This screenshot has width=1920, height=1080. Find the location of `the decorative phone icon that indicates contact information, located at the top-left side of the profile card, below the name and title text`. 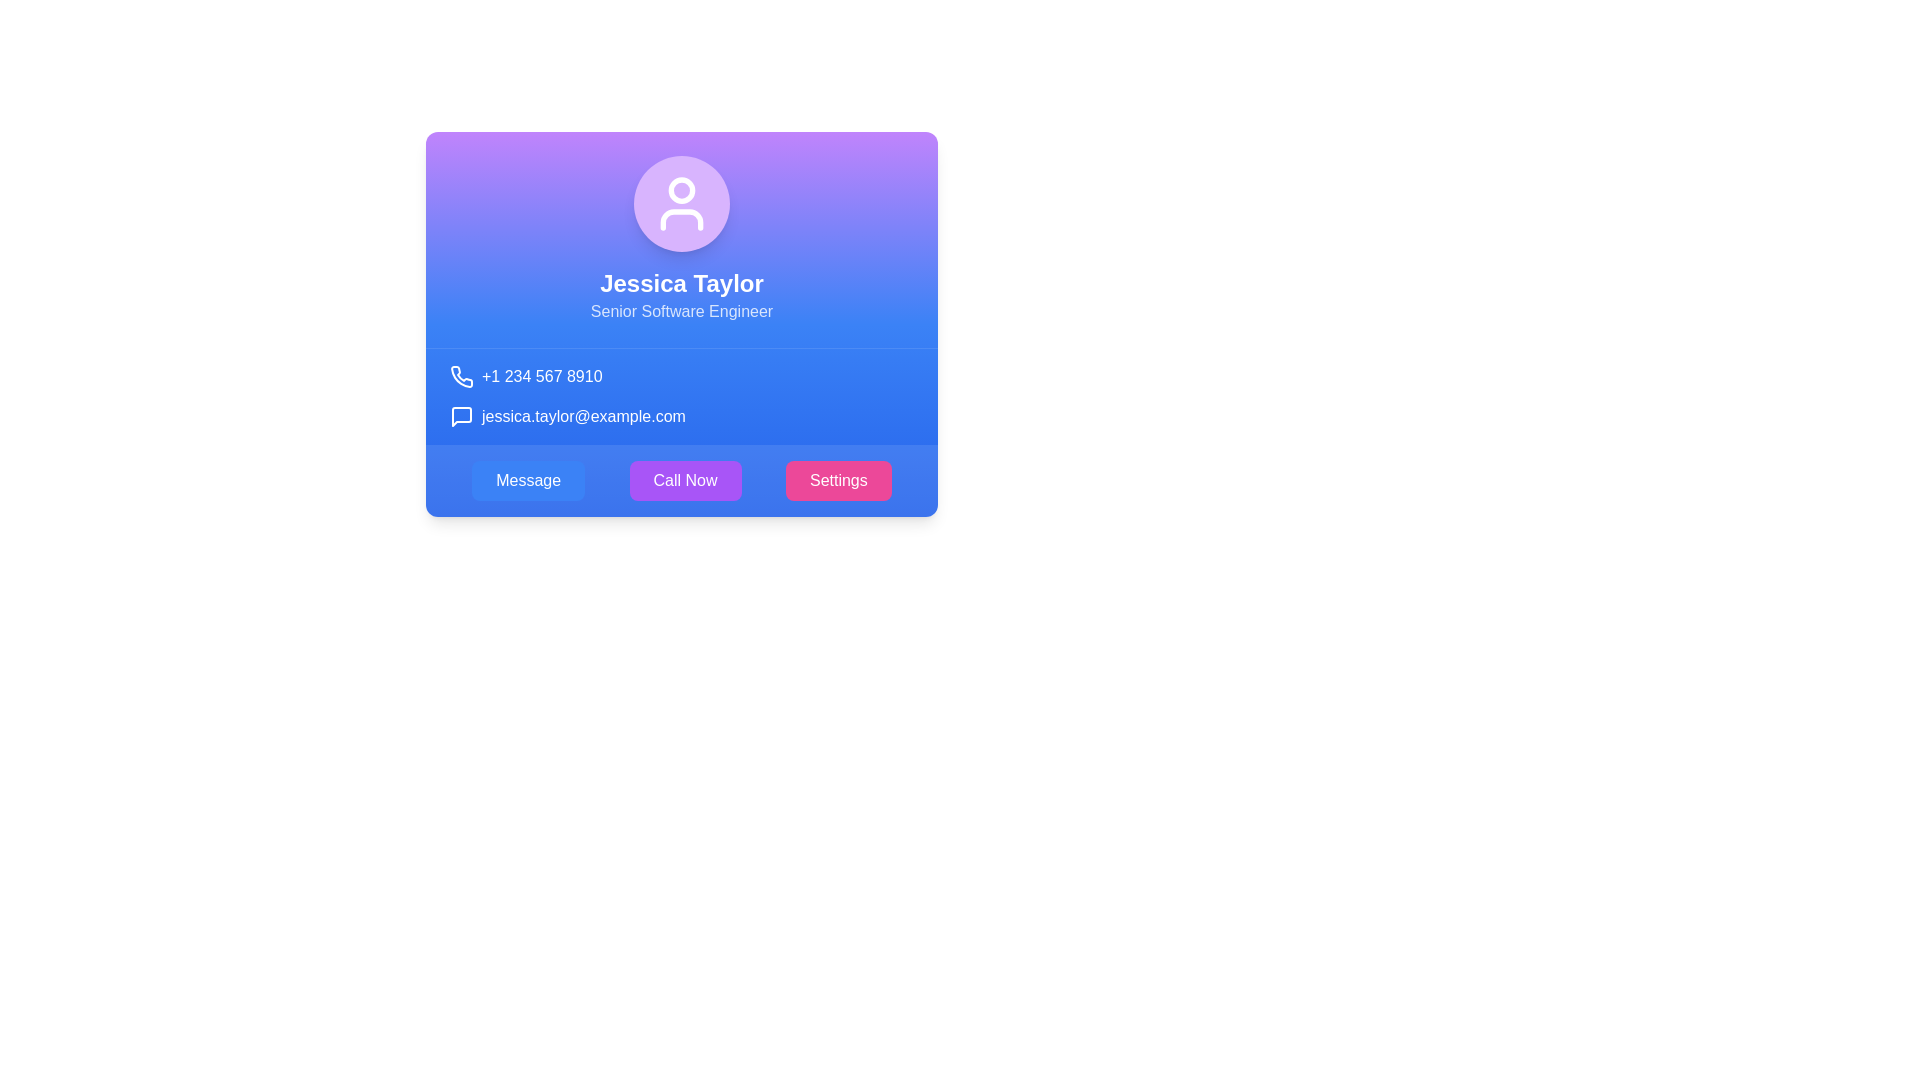

the decorative phone icon that indicates contact information, located at the top-left side of the profile card, below the name and title text is located at coordinates (460, 377).